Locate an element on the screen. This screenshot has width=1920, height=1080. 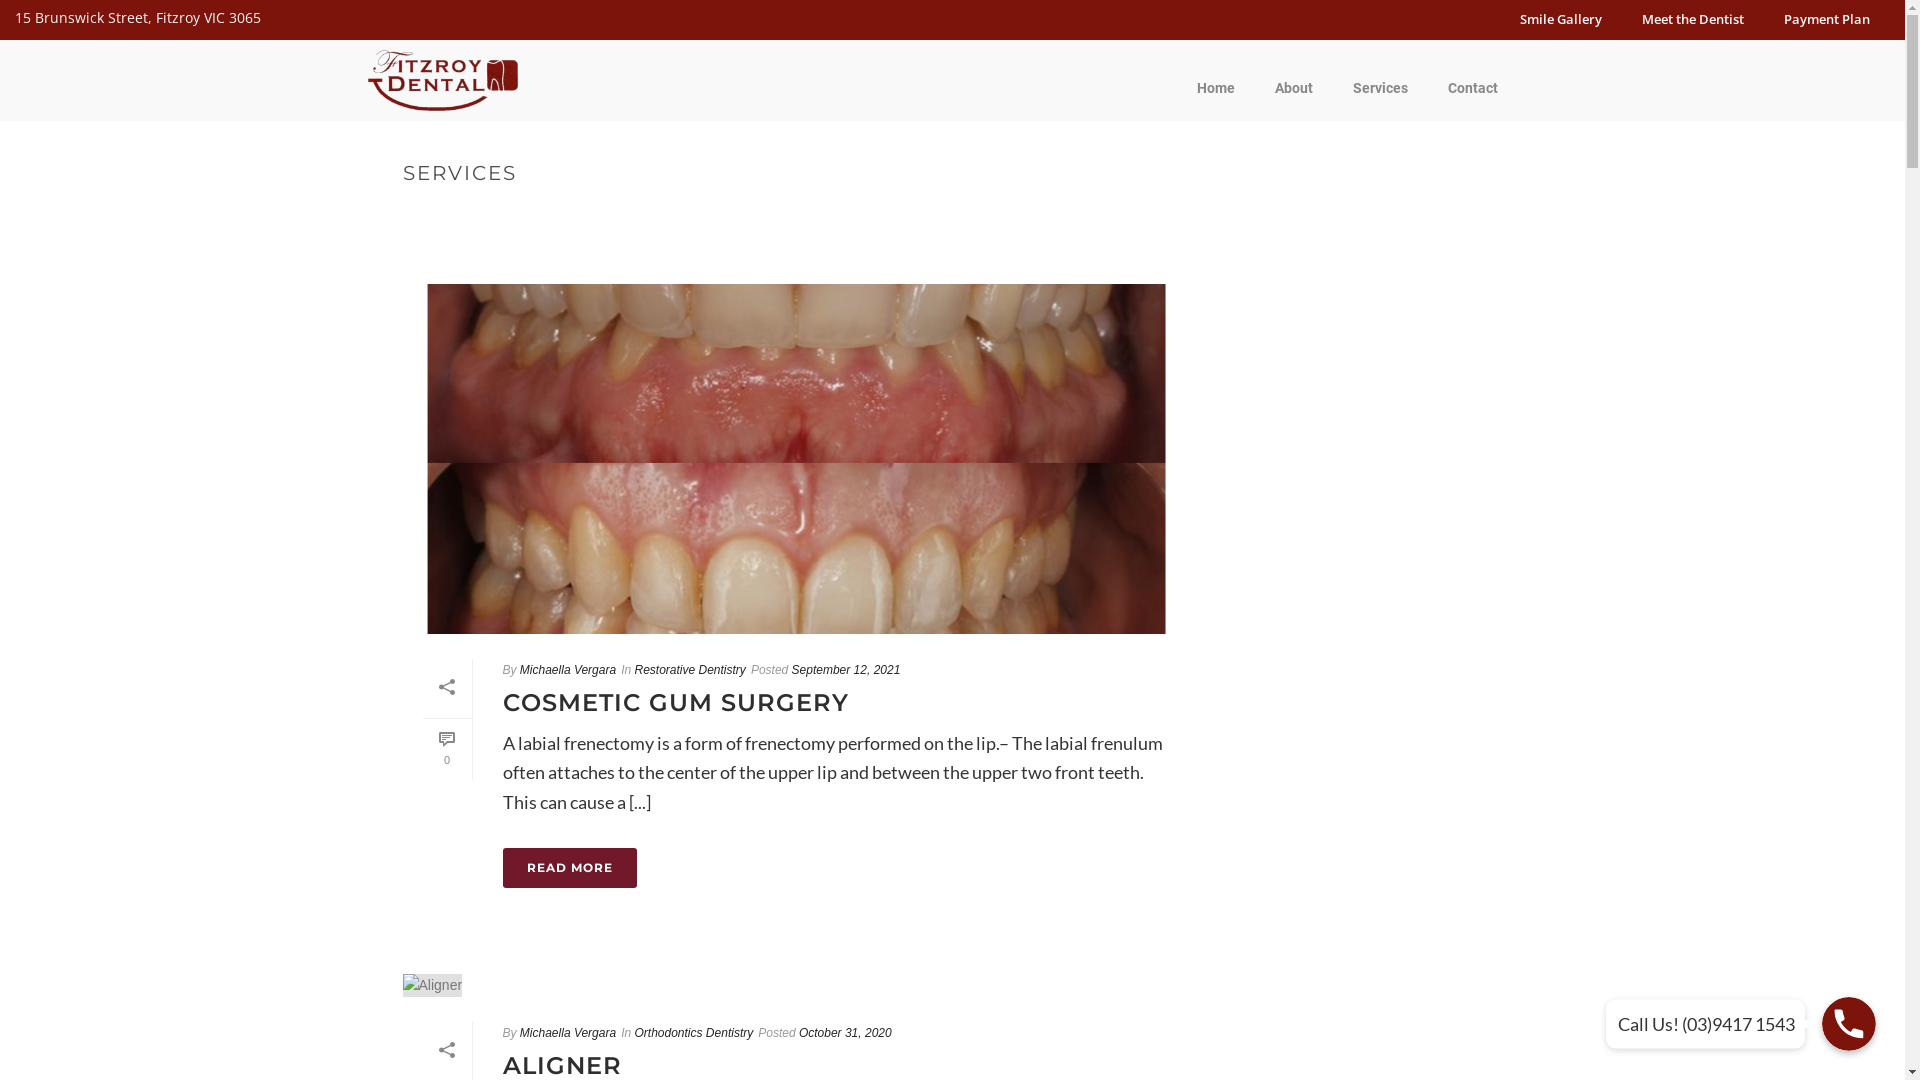
'Payment Plan' is located at coordinates (1827, 19).